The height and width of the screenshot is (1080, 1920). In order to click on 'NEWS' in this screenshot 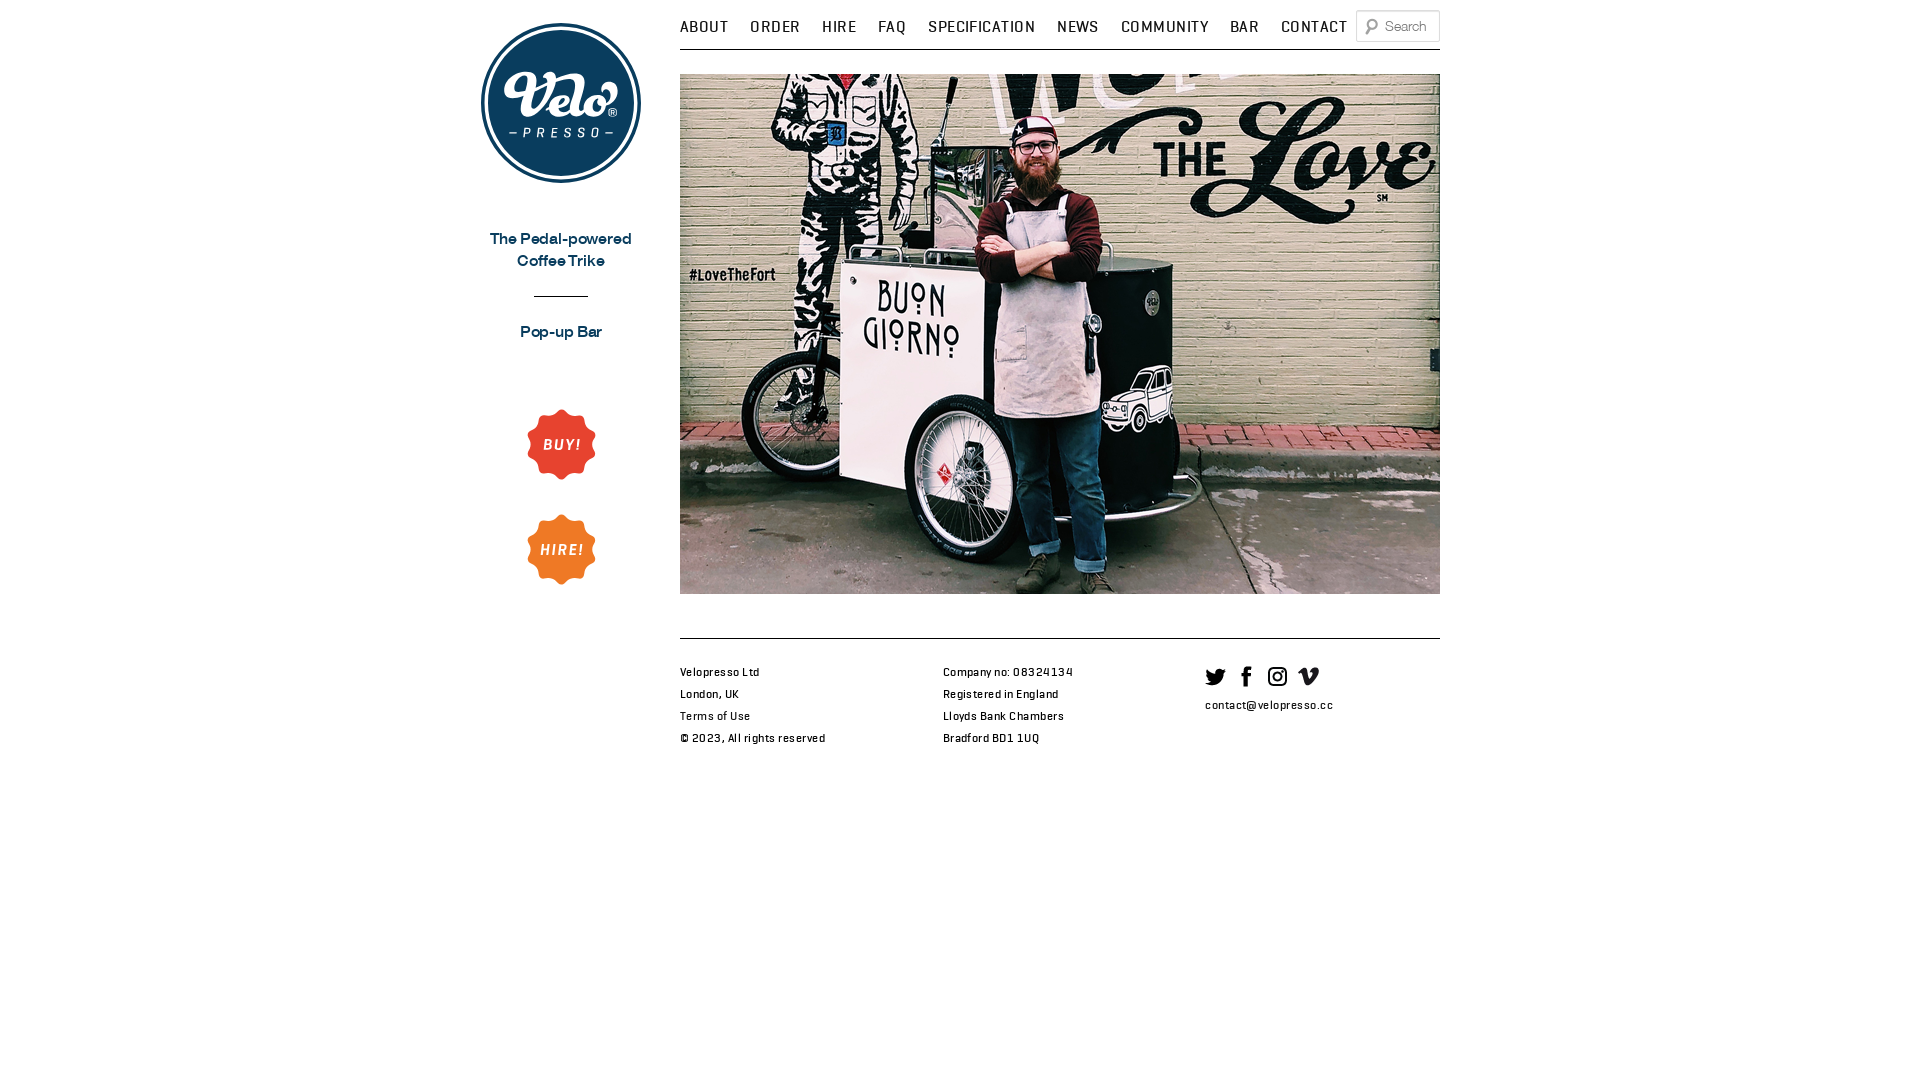, I will do `click(1086, 27)`.